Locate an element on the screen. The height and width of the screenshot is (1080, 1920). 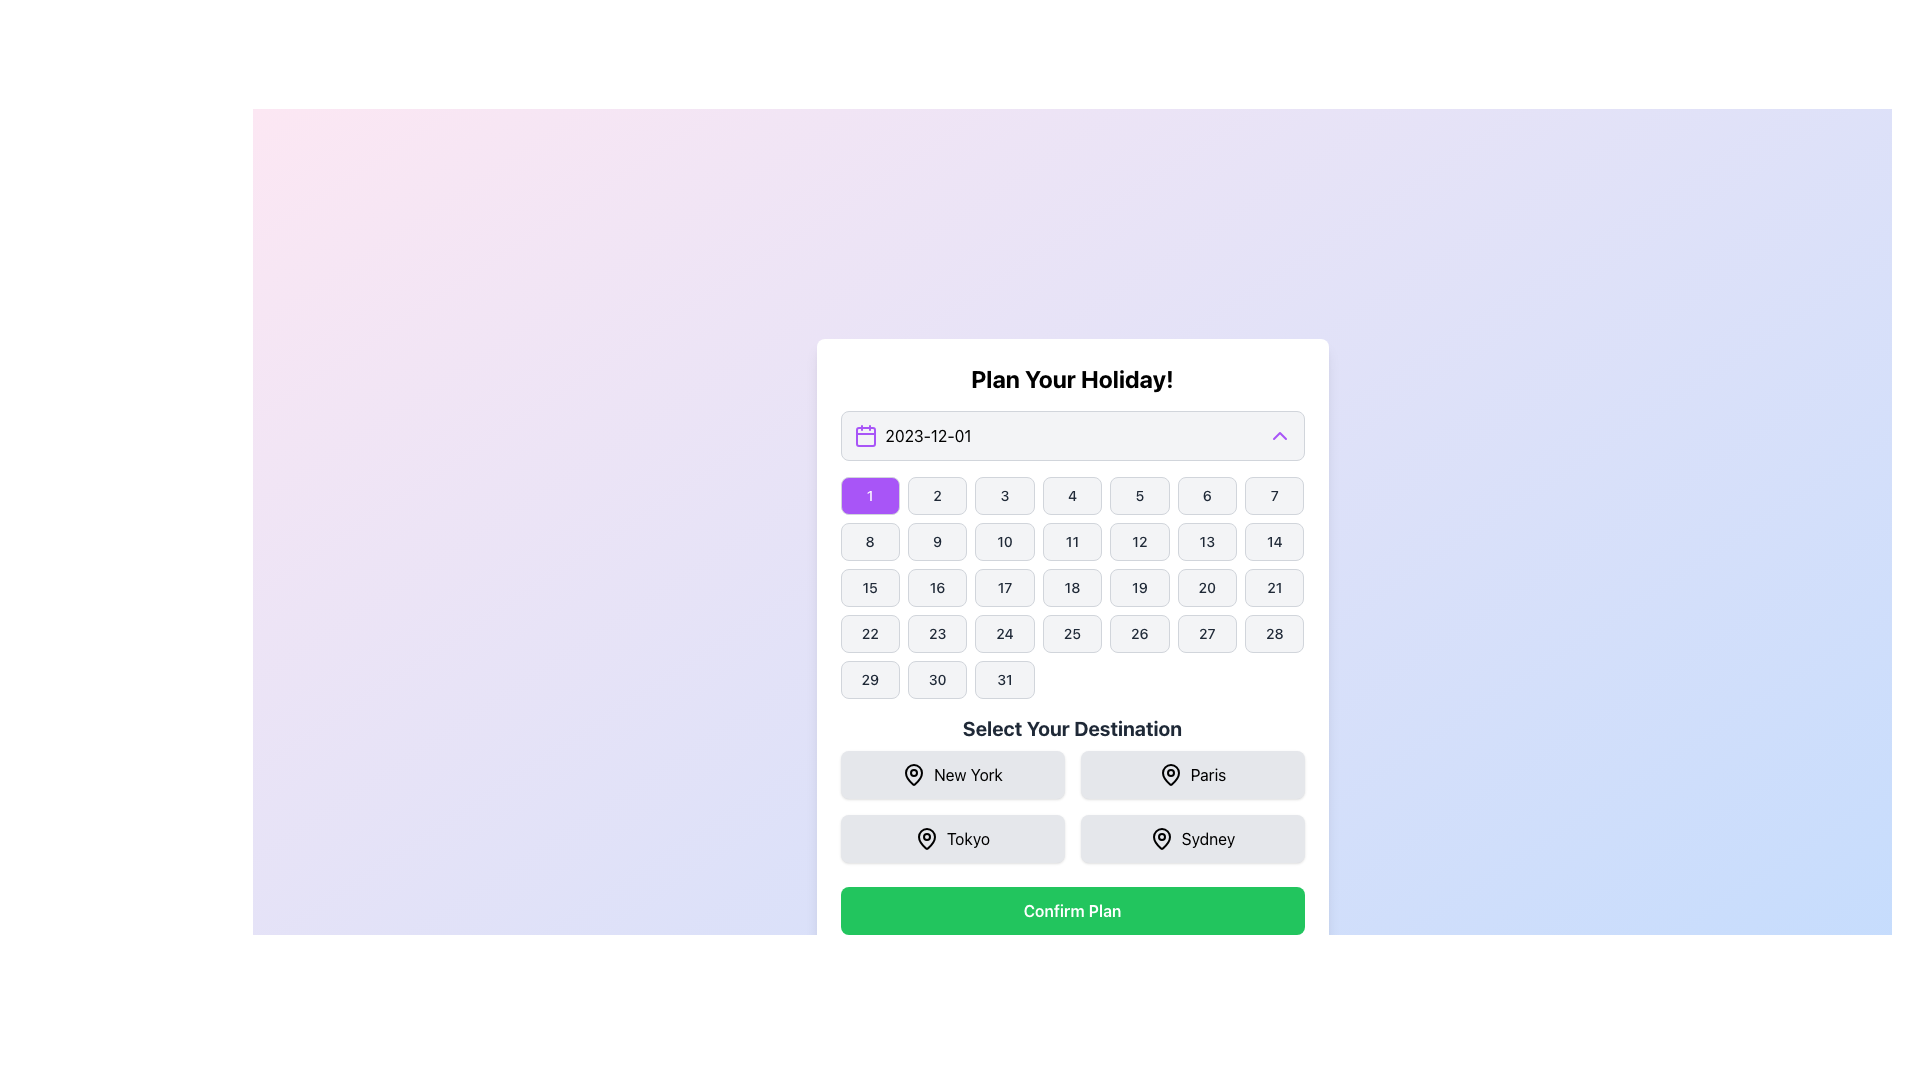
the rectangular button labeled '26' with a light gray background and dark gray border is located at coordinates (1139, 633).